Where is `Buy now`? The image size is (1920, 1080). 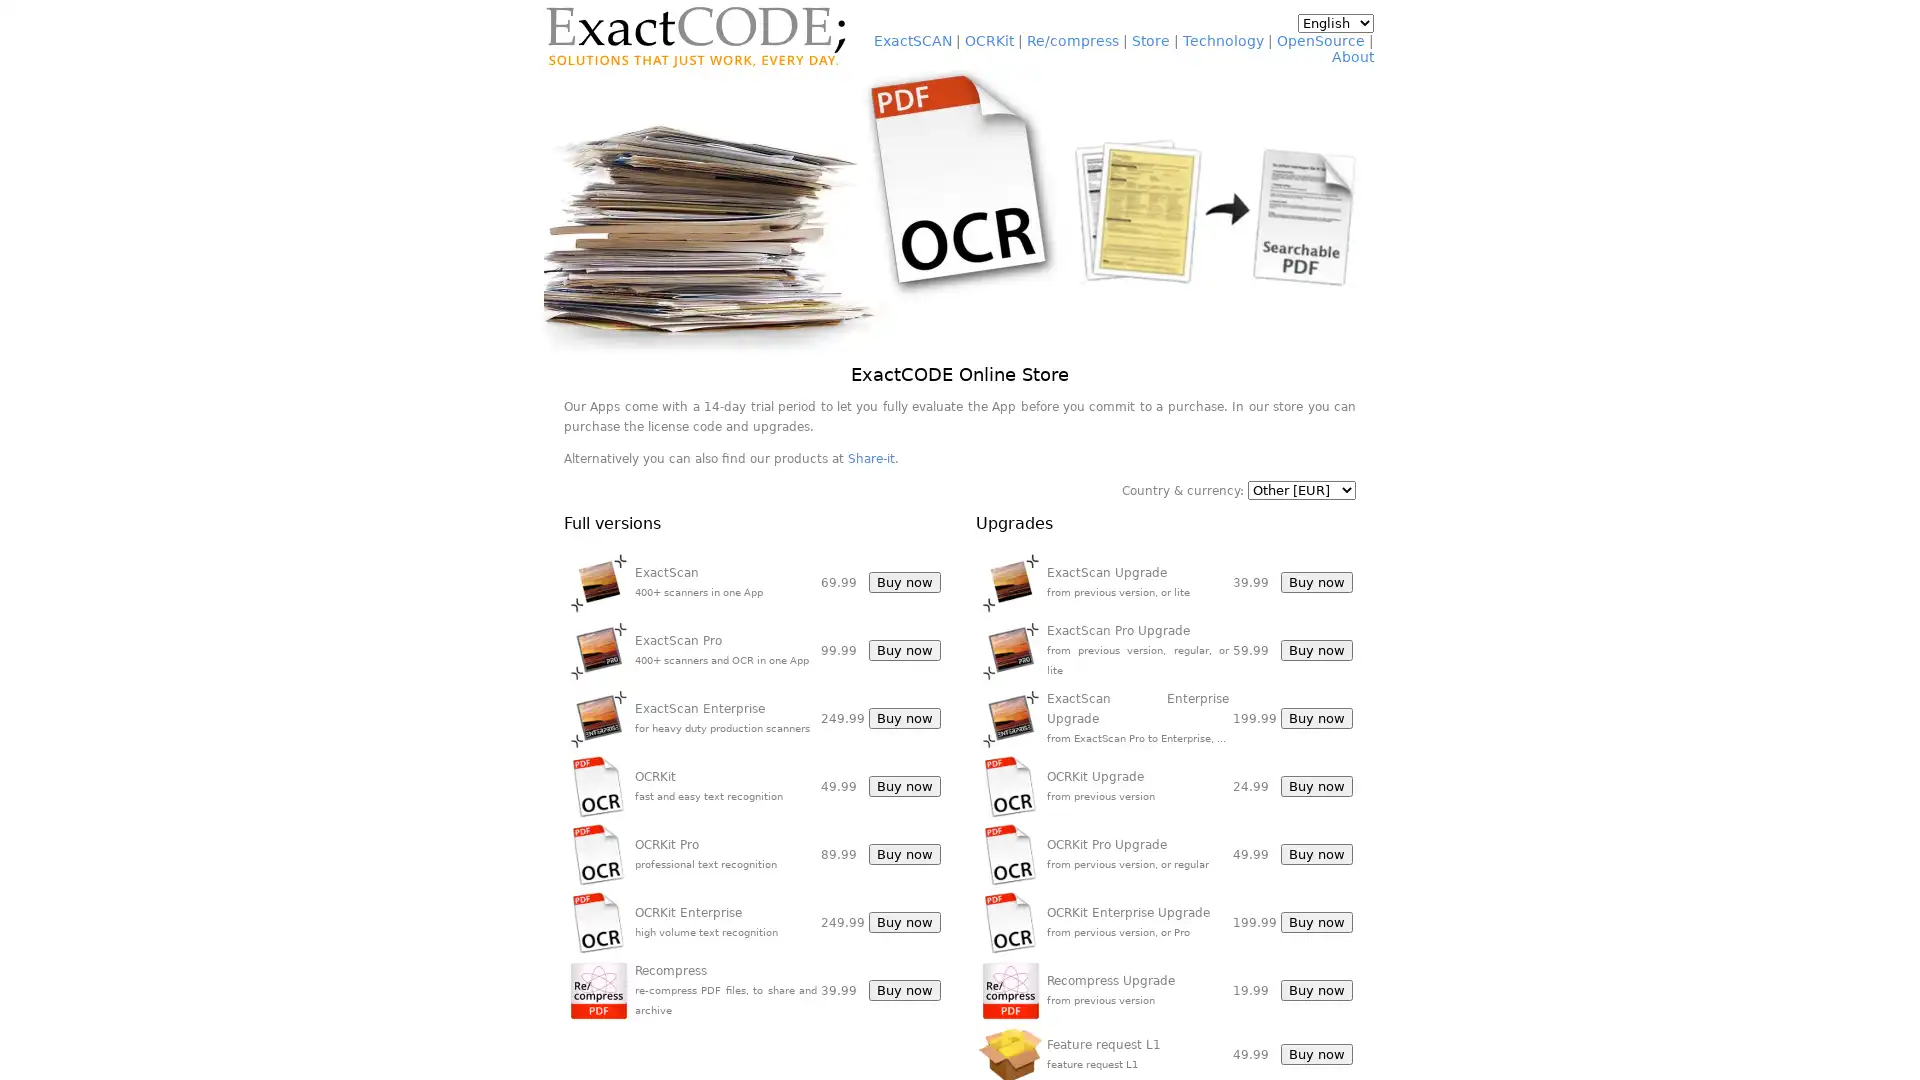 Buy now is located at coordinates (1315, 582).